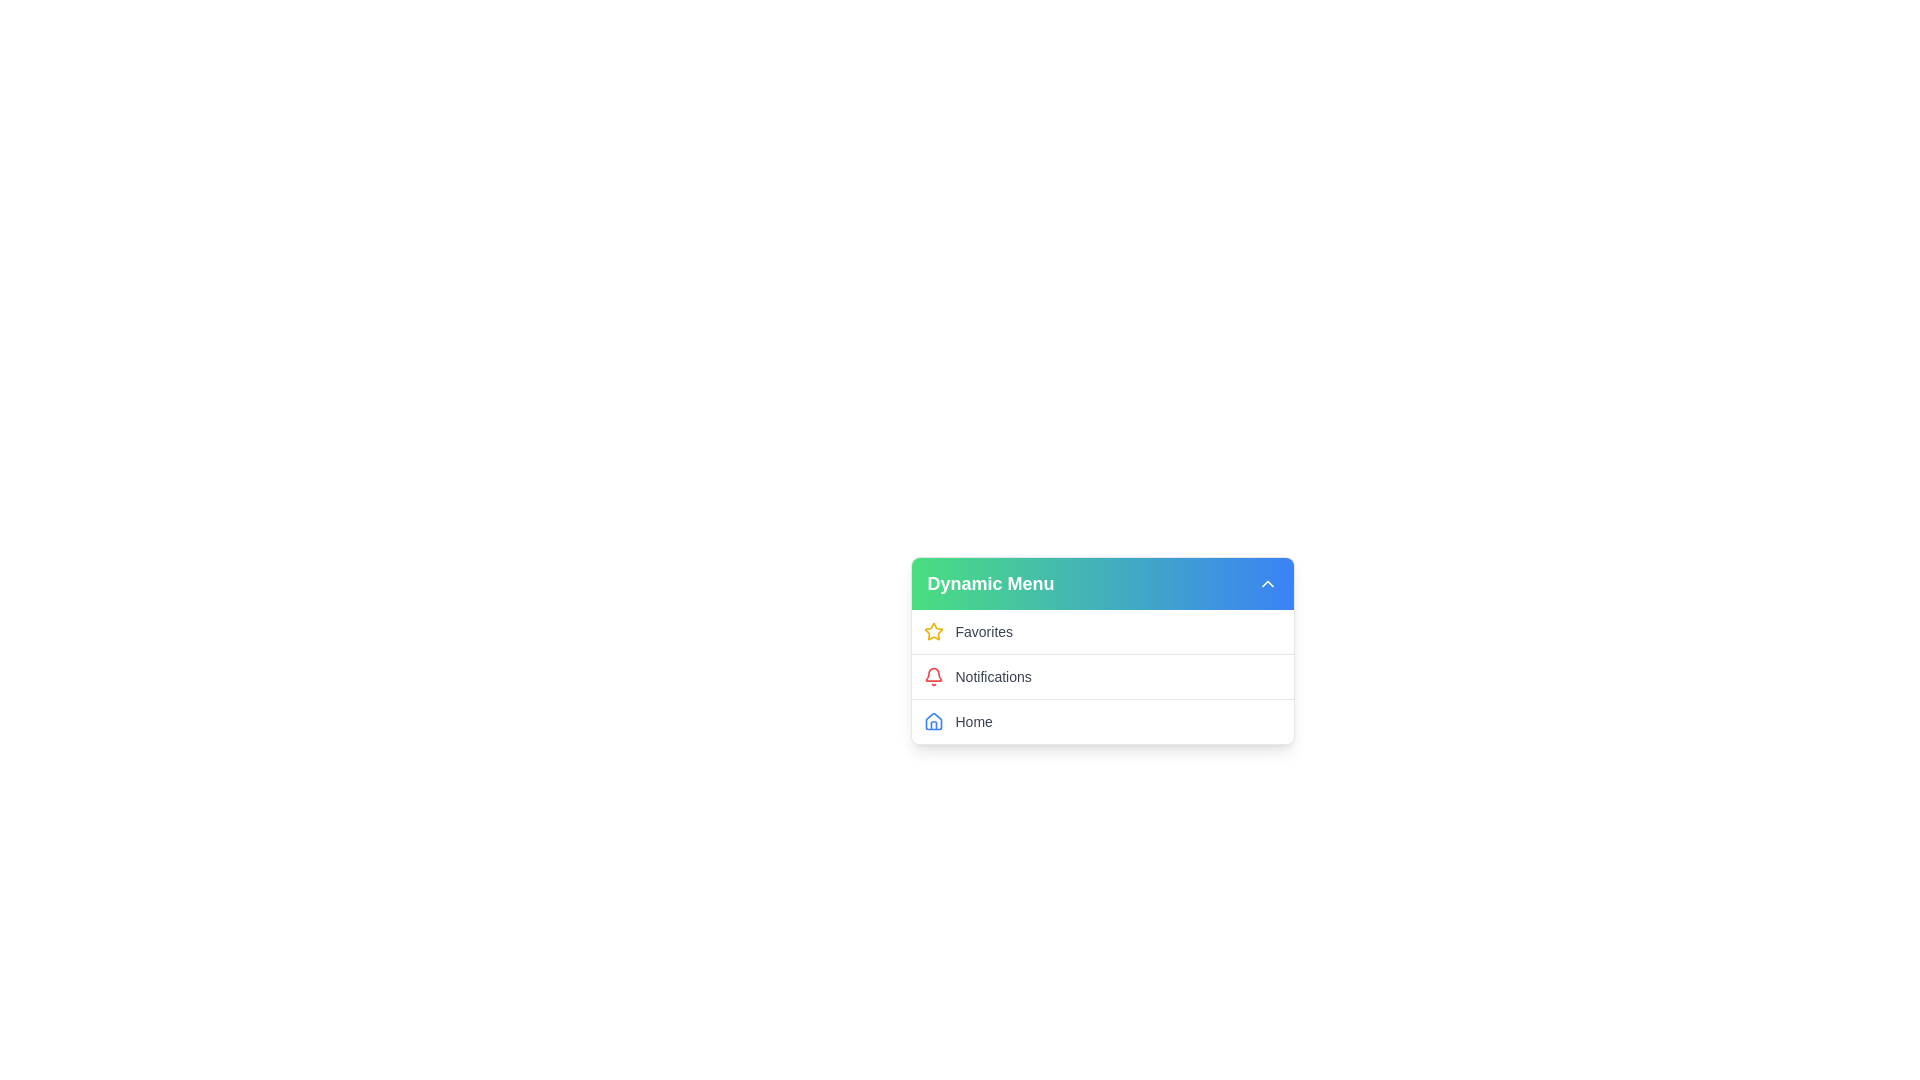  Describe the element at coordinates (1101, 675) in the screenshot. I see `the menu item labeled Notifications` at that location.